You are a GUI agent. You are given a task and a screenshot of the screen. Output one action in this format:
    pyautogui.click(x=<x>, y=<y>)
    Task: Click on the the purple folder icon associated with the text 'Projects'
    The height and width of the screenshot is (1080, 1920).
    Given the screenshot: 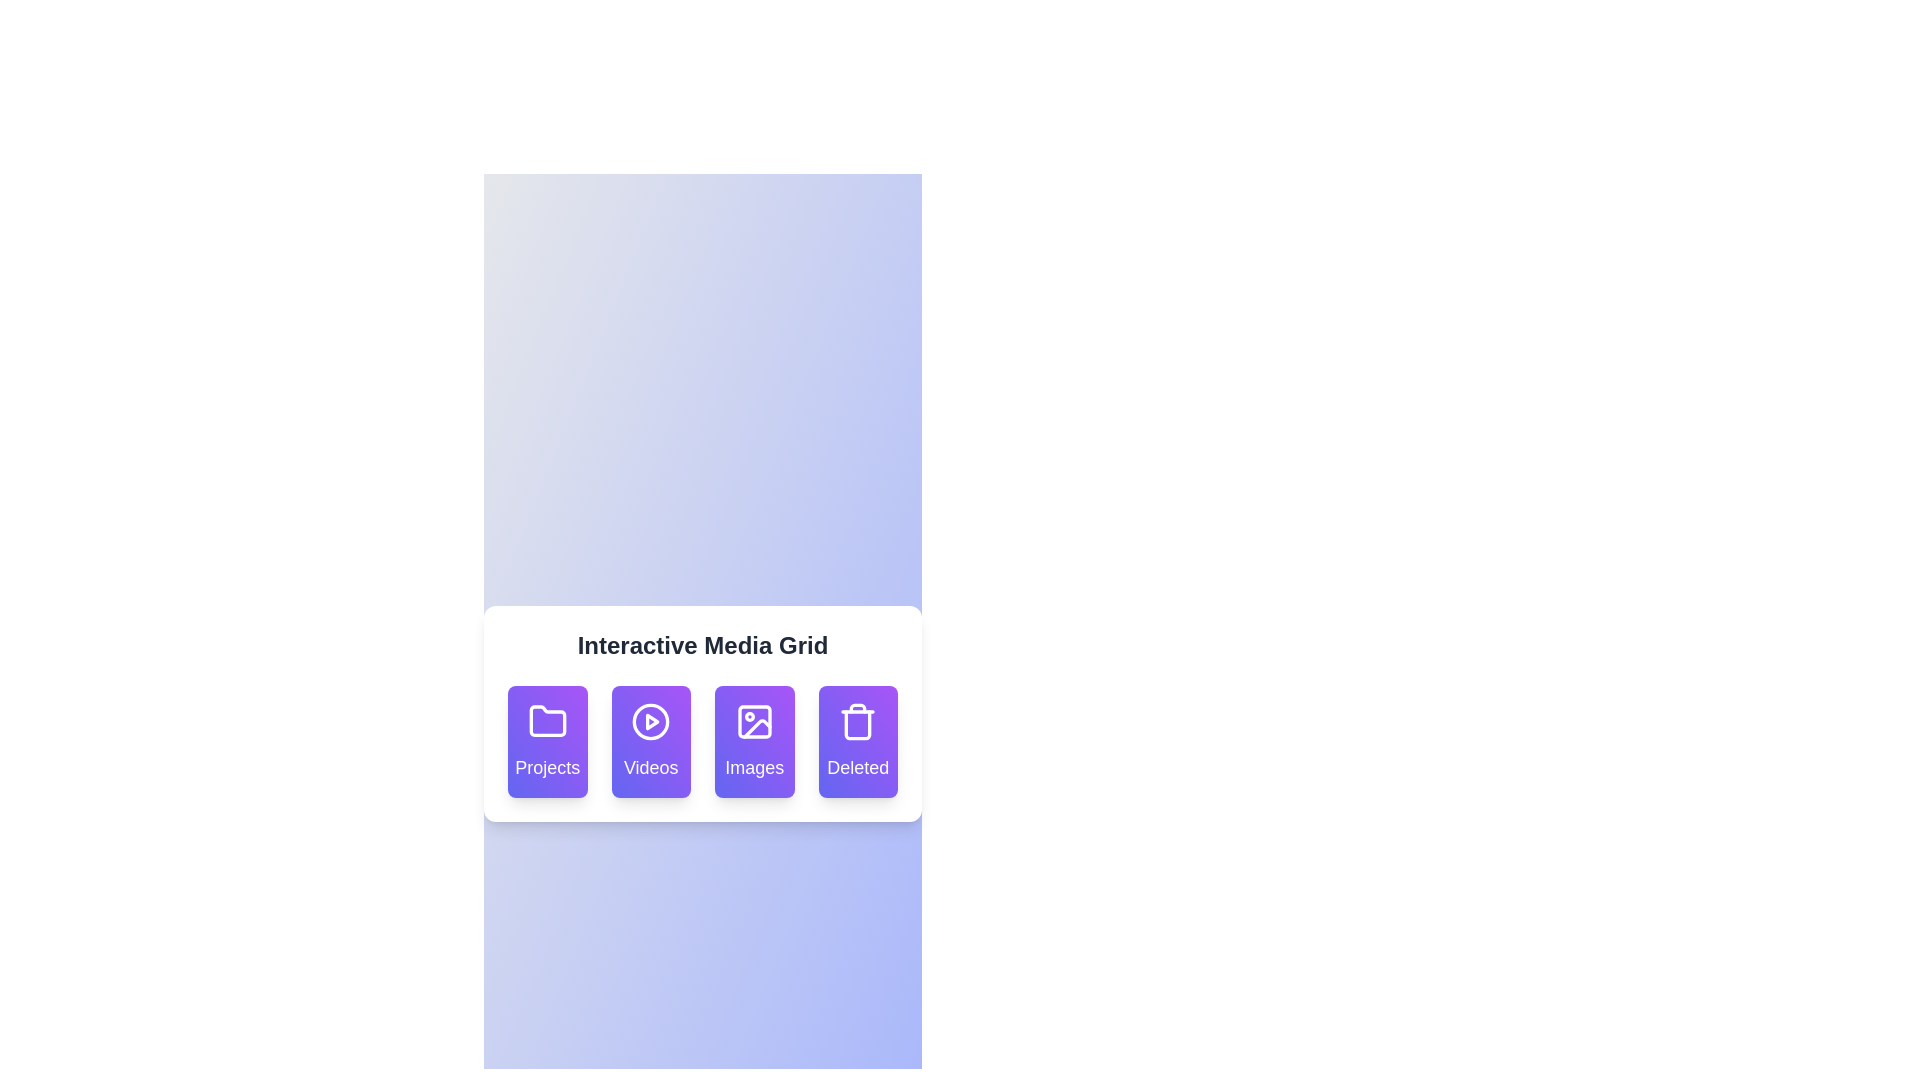 What is the action you would take?
    pyautogui.click(x=547, y=721)
    